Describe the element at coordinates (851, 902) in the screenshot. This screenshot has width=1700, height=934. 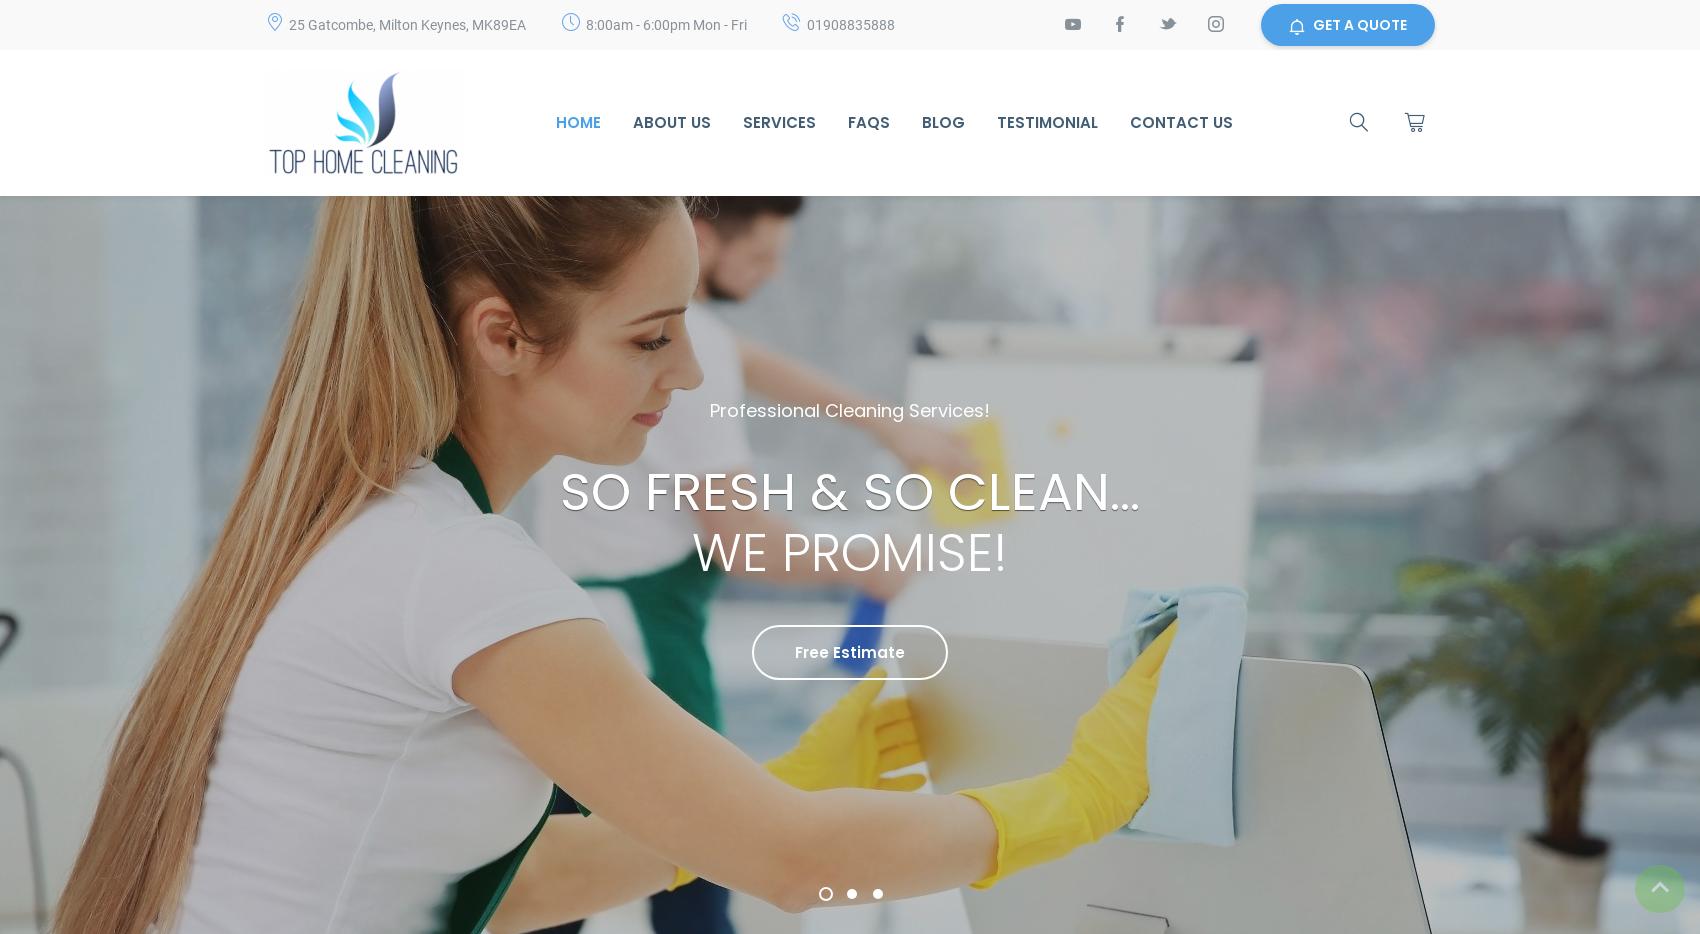
I see `'2'` at that location.